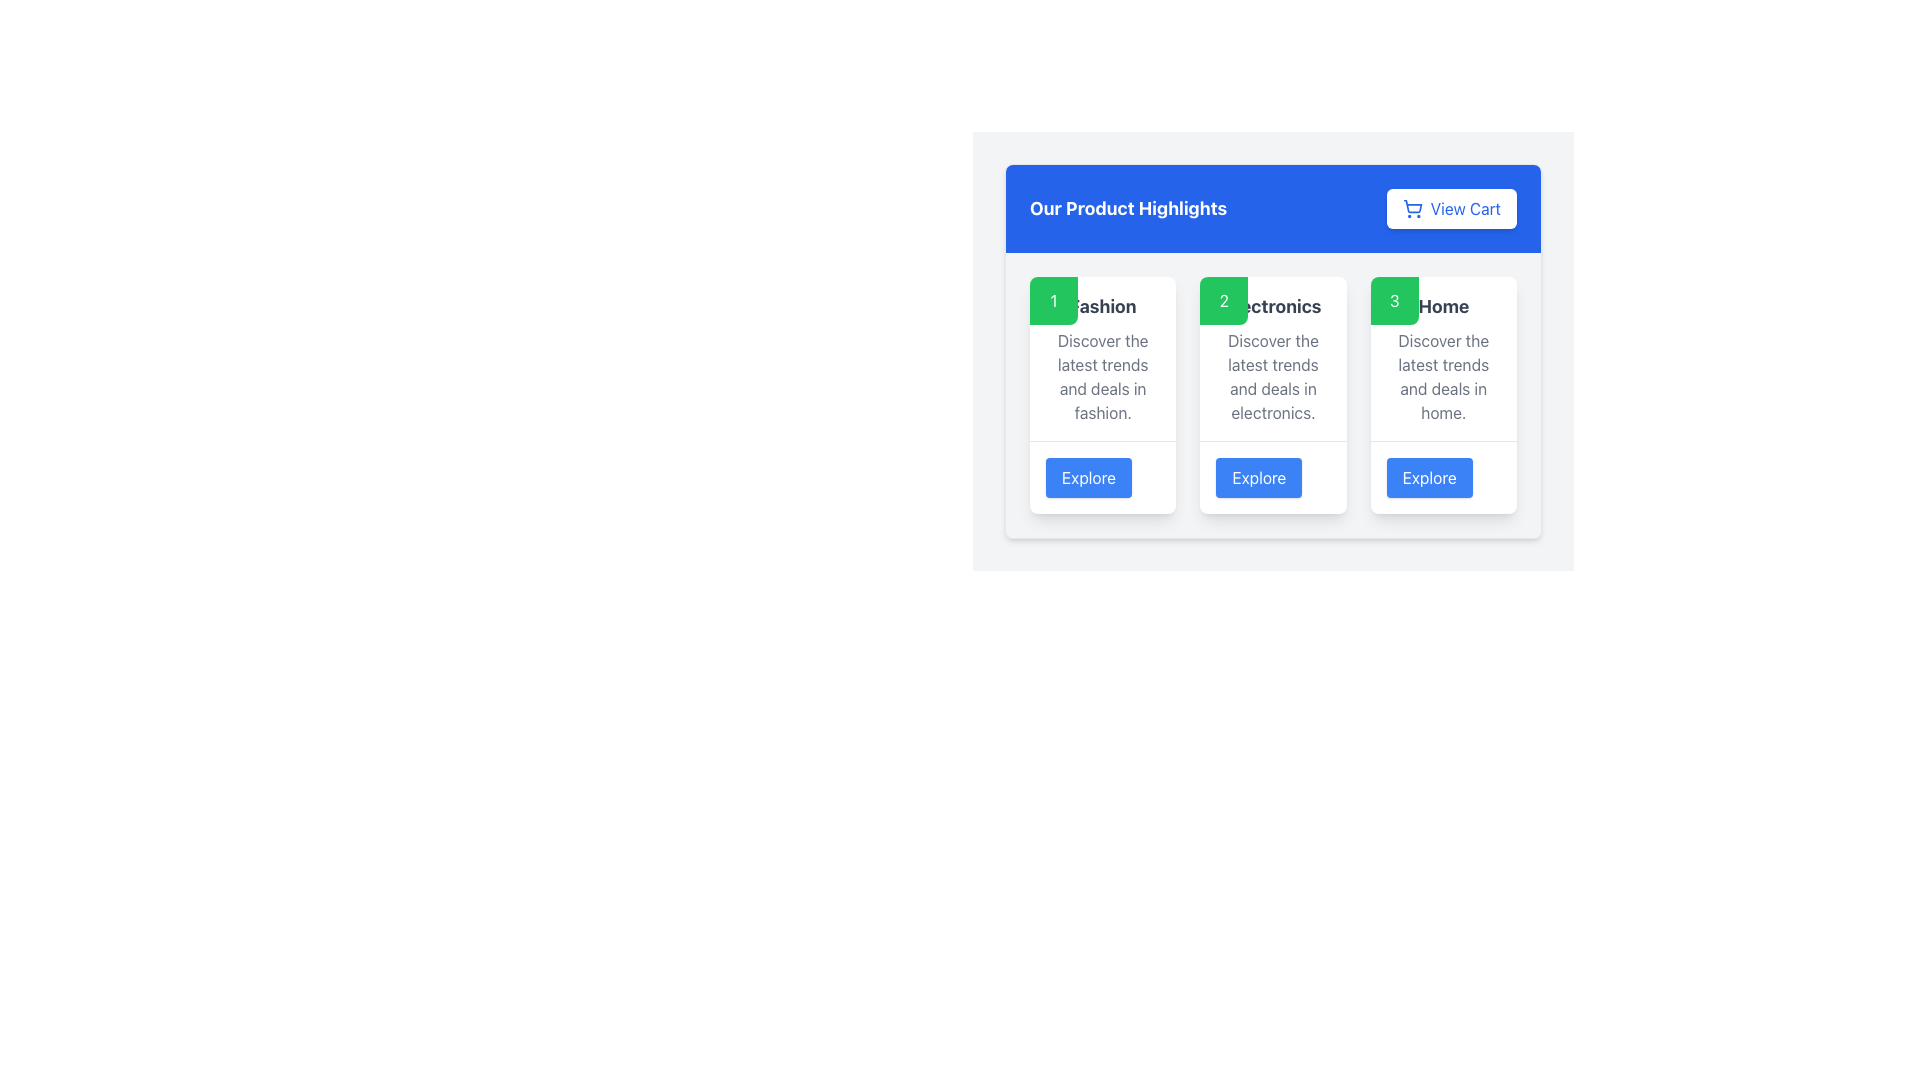 Image resolution: width=1920 pixels, height=1080 pixels. I want to click on the text block displaying 'Discover the latest trends and deals in fashion.' located in the leftmost card below the header 'Our Product Highlights.', so click(1102, 377).